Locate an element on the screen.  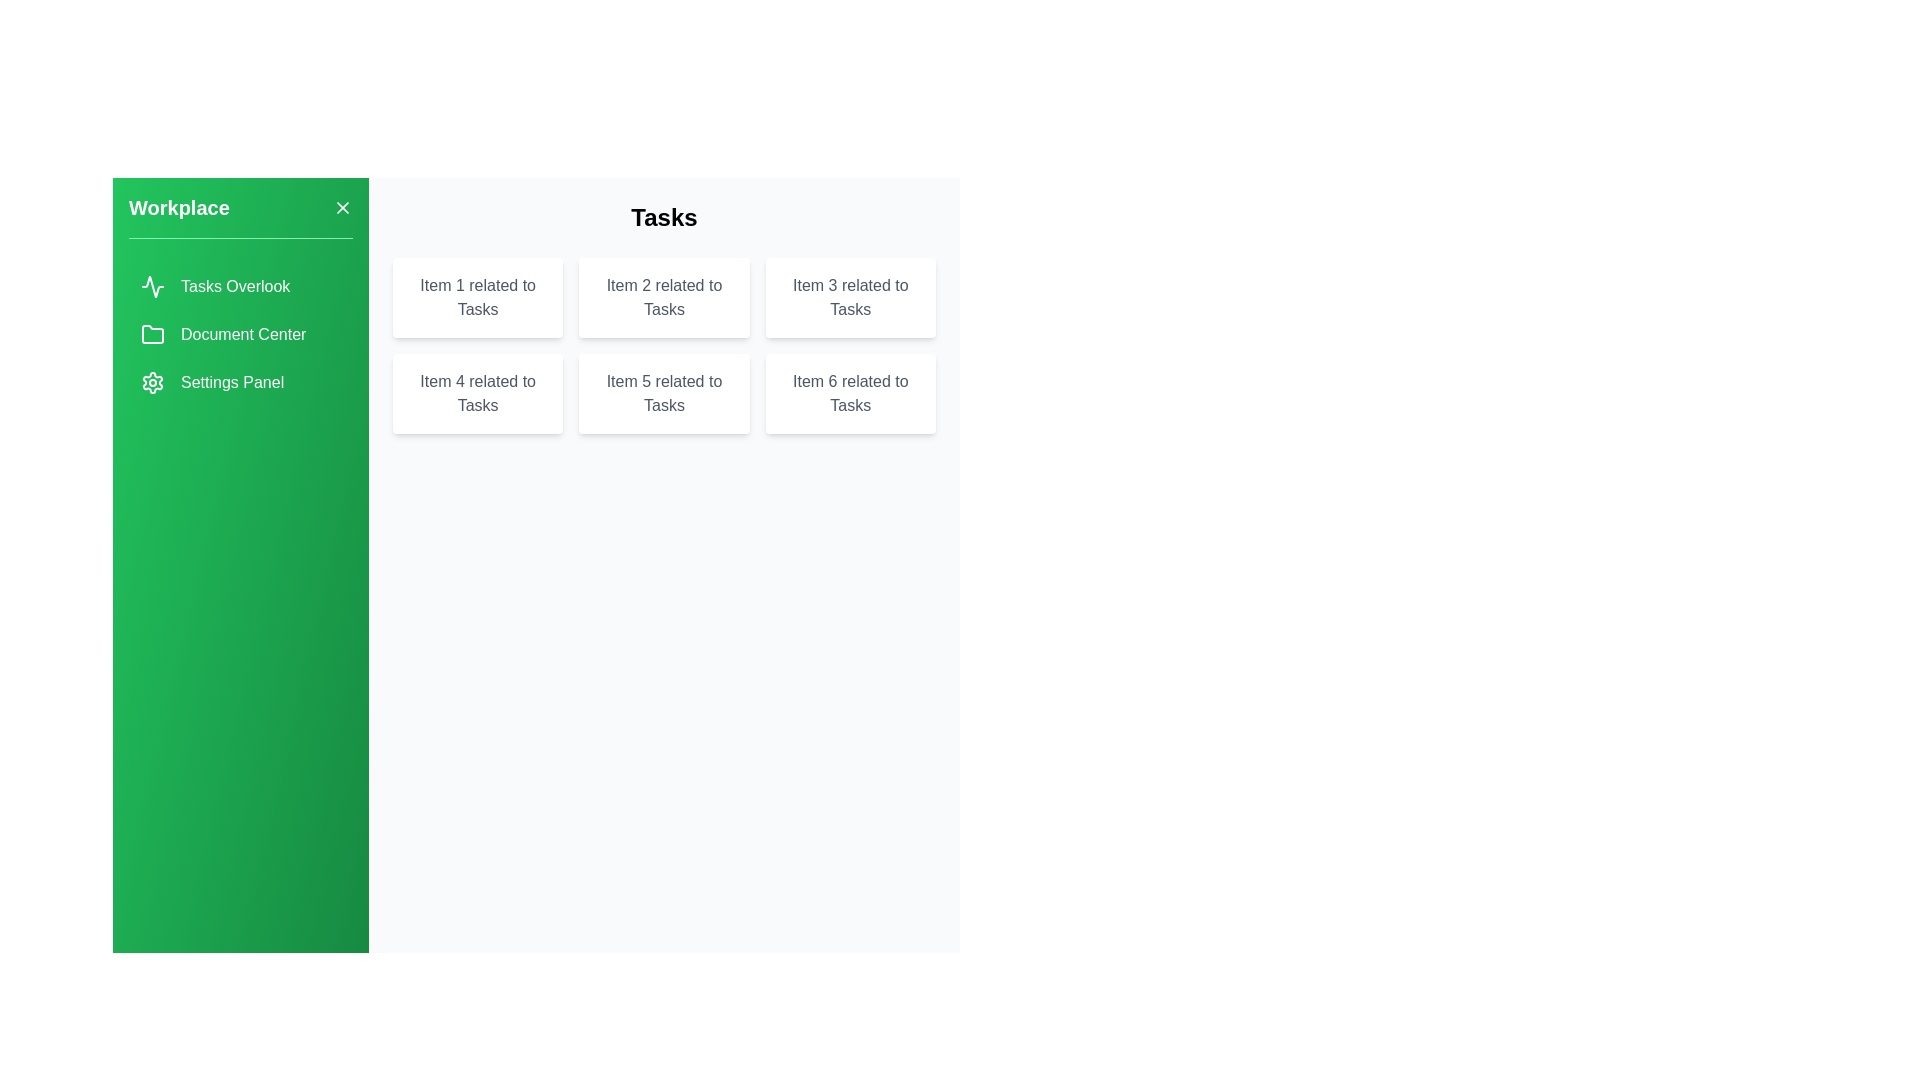
the close button to toggle the drawer closed is located at coordinates (342, 208).